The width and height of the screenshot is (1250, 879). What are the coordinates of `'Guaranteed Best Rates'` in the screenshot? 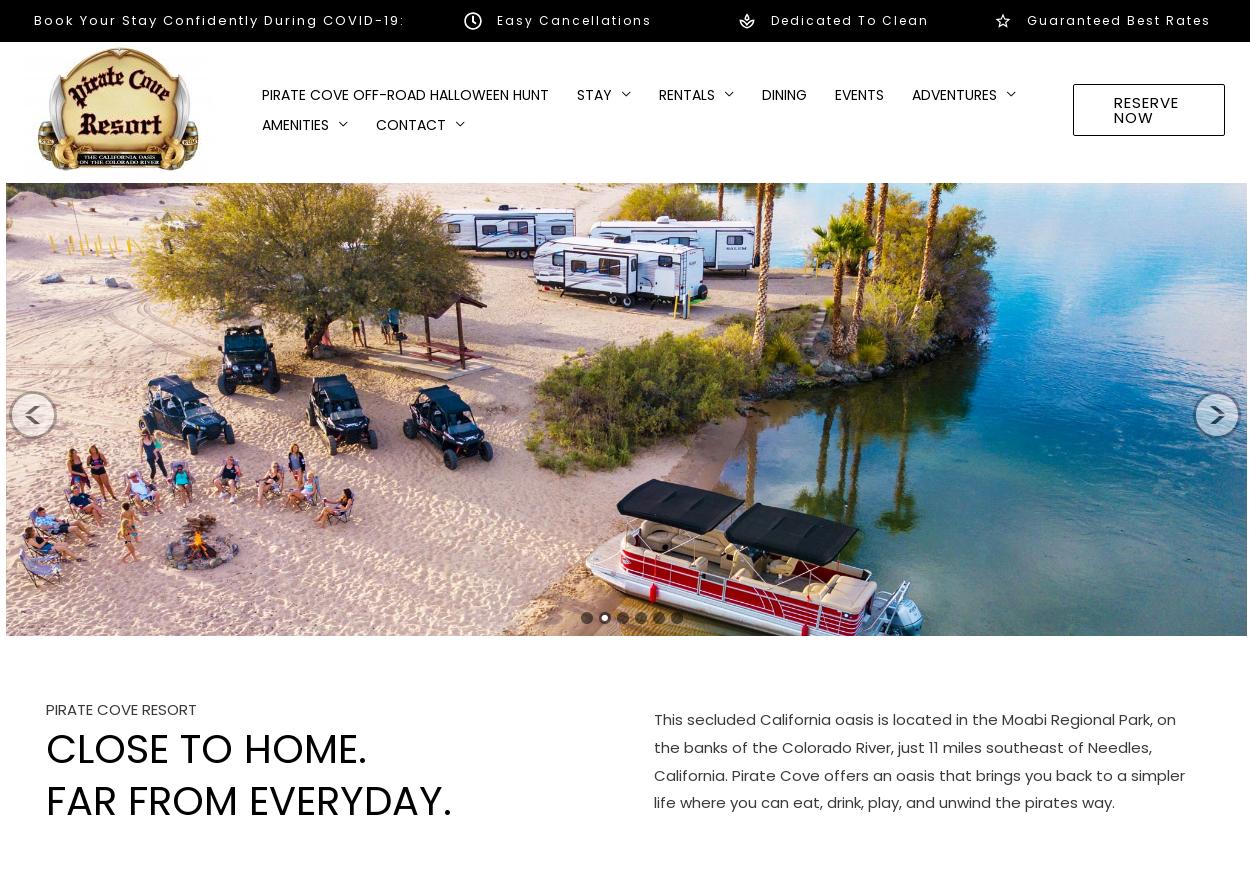 It's located at (1117, 19).